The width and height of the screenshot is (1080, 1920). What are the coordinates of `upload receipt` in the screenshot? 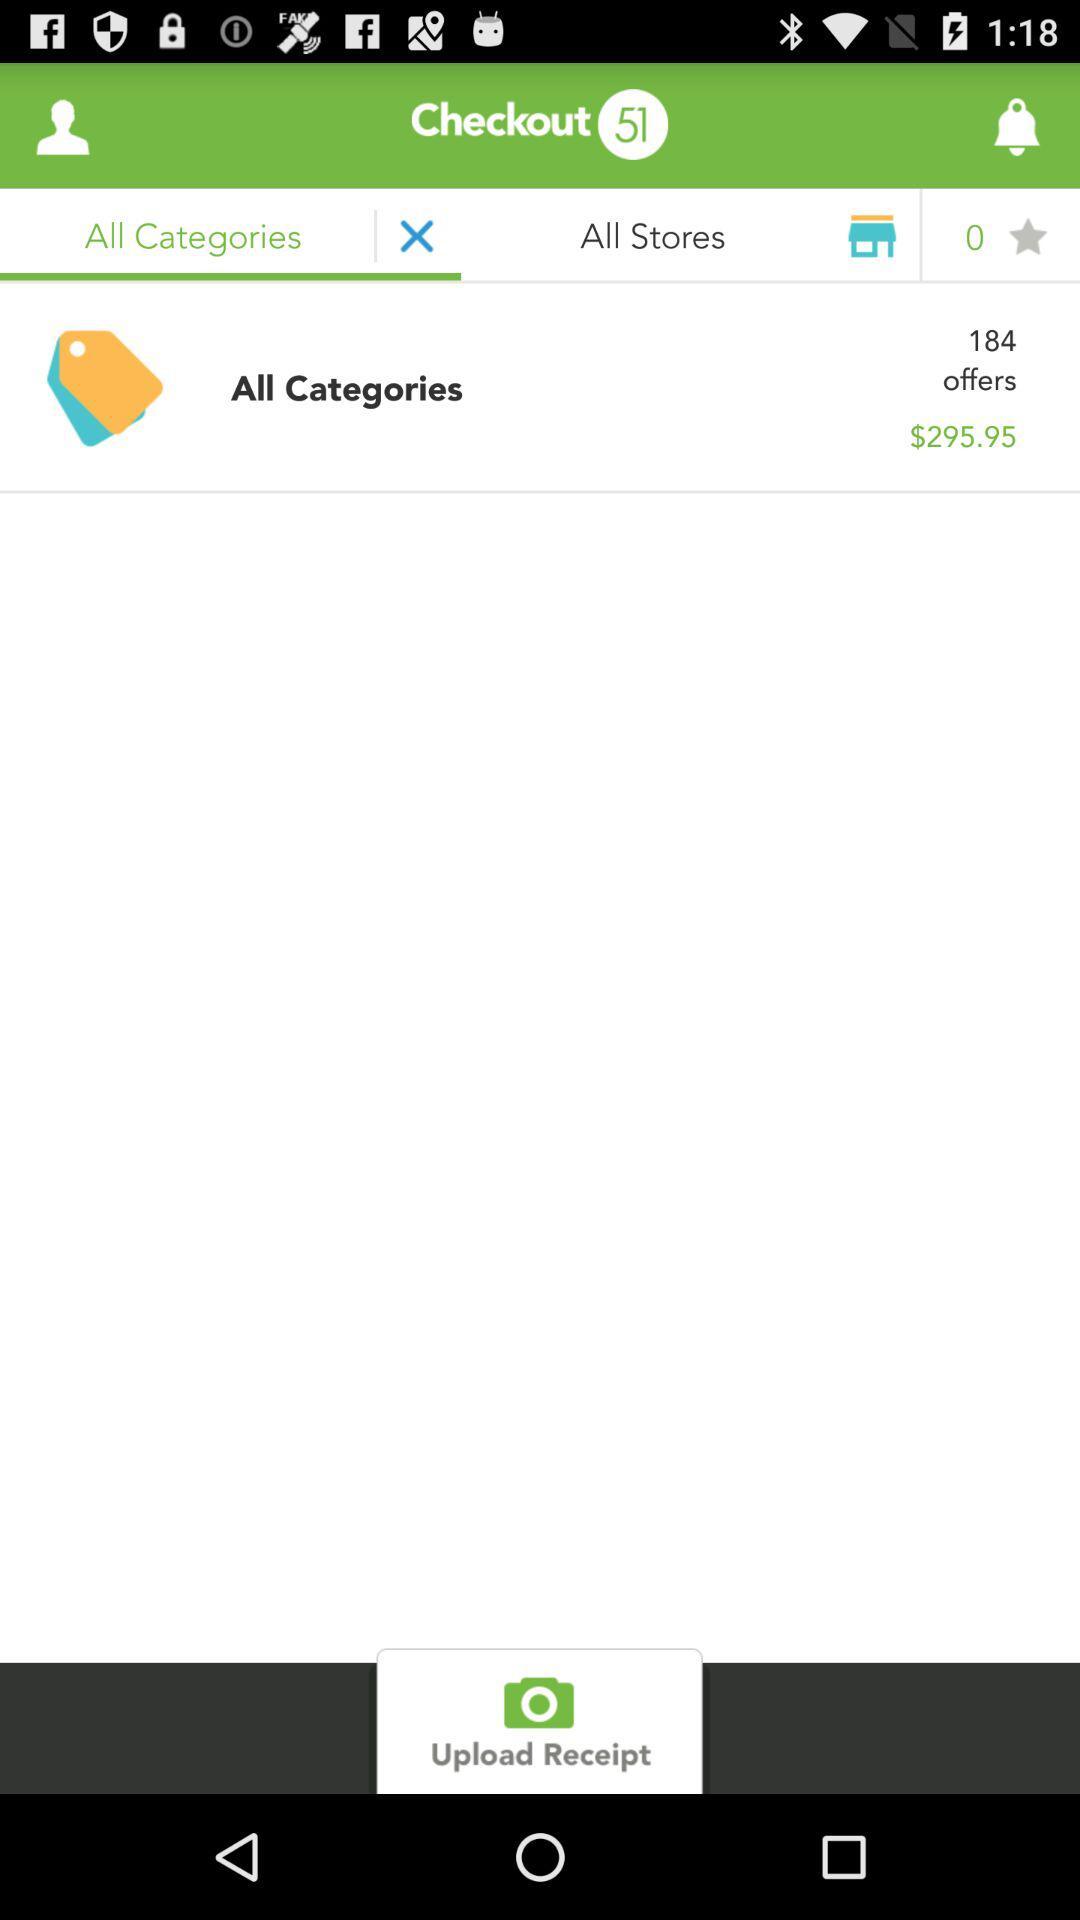 It's located at (538, 1720).